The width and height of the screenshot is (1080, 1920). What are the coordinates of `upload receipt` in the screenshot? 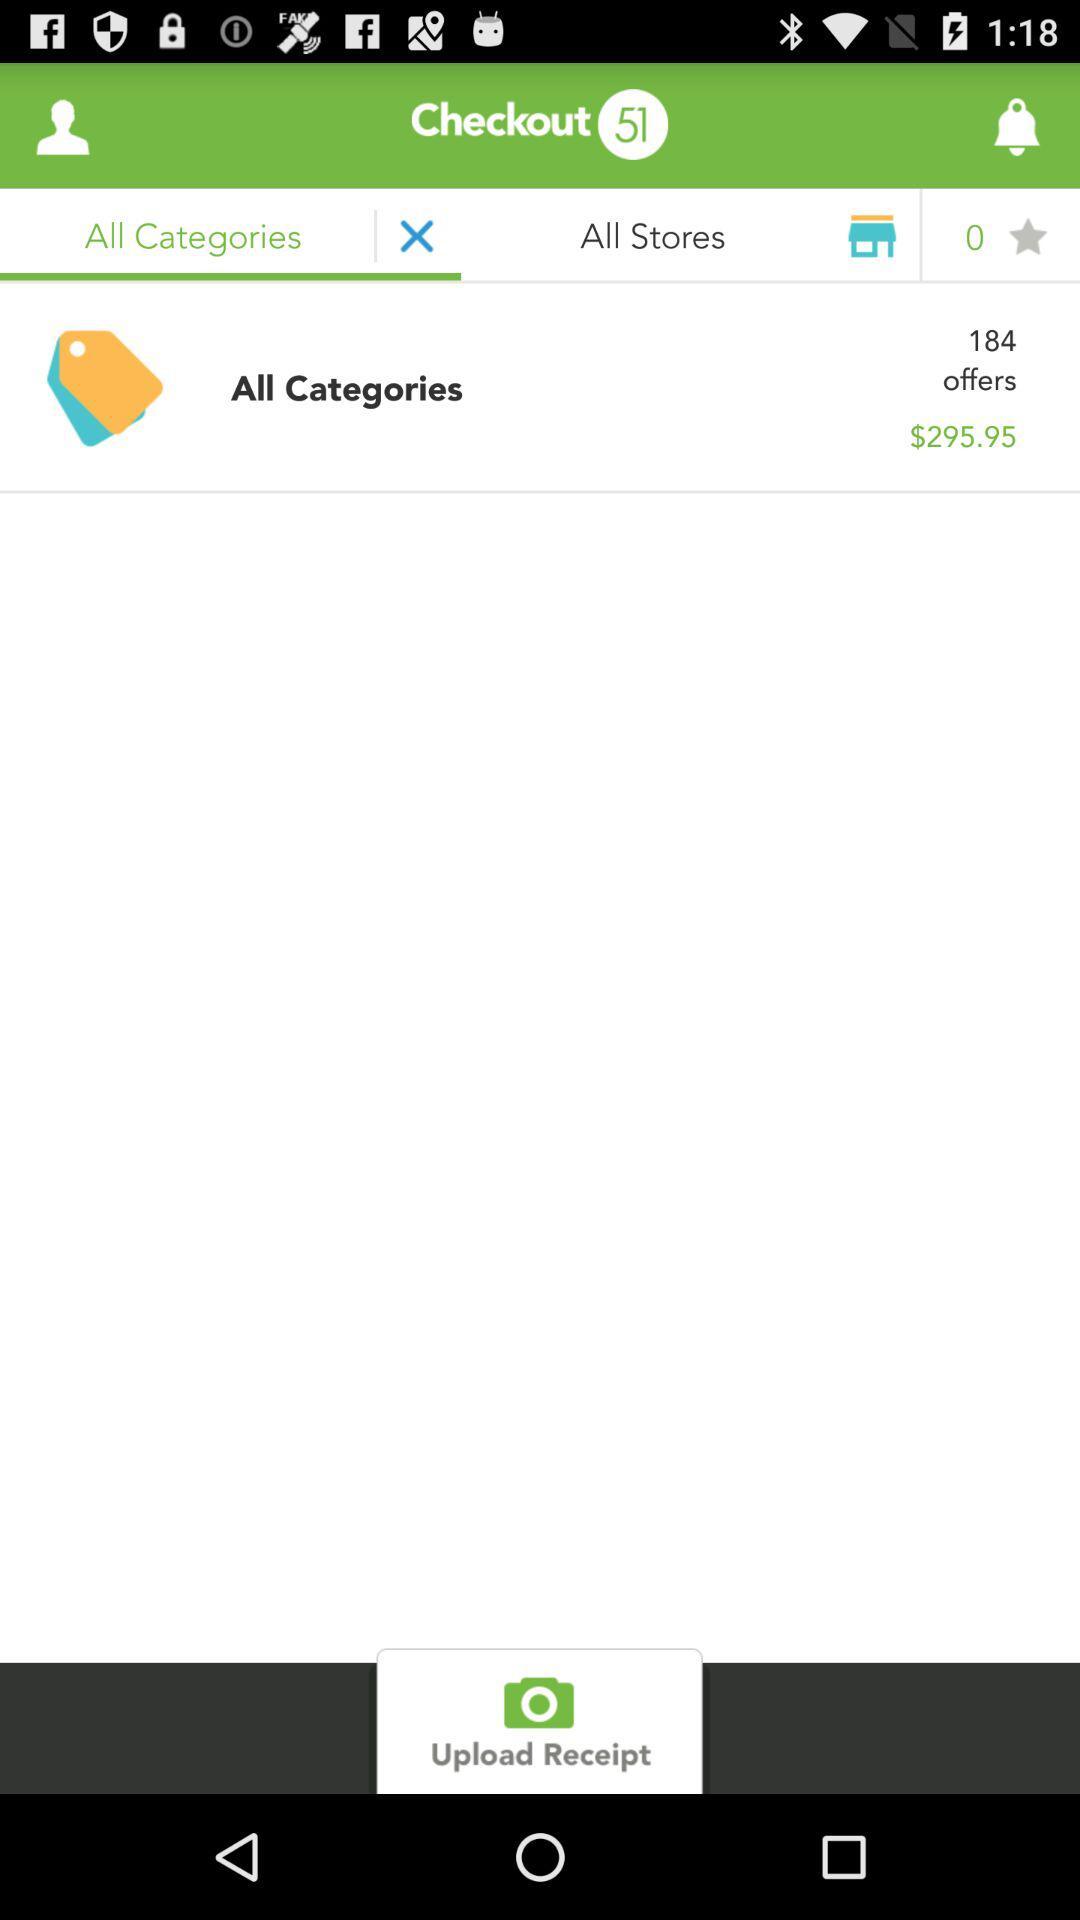 It's located at (538, 1720).